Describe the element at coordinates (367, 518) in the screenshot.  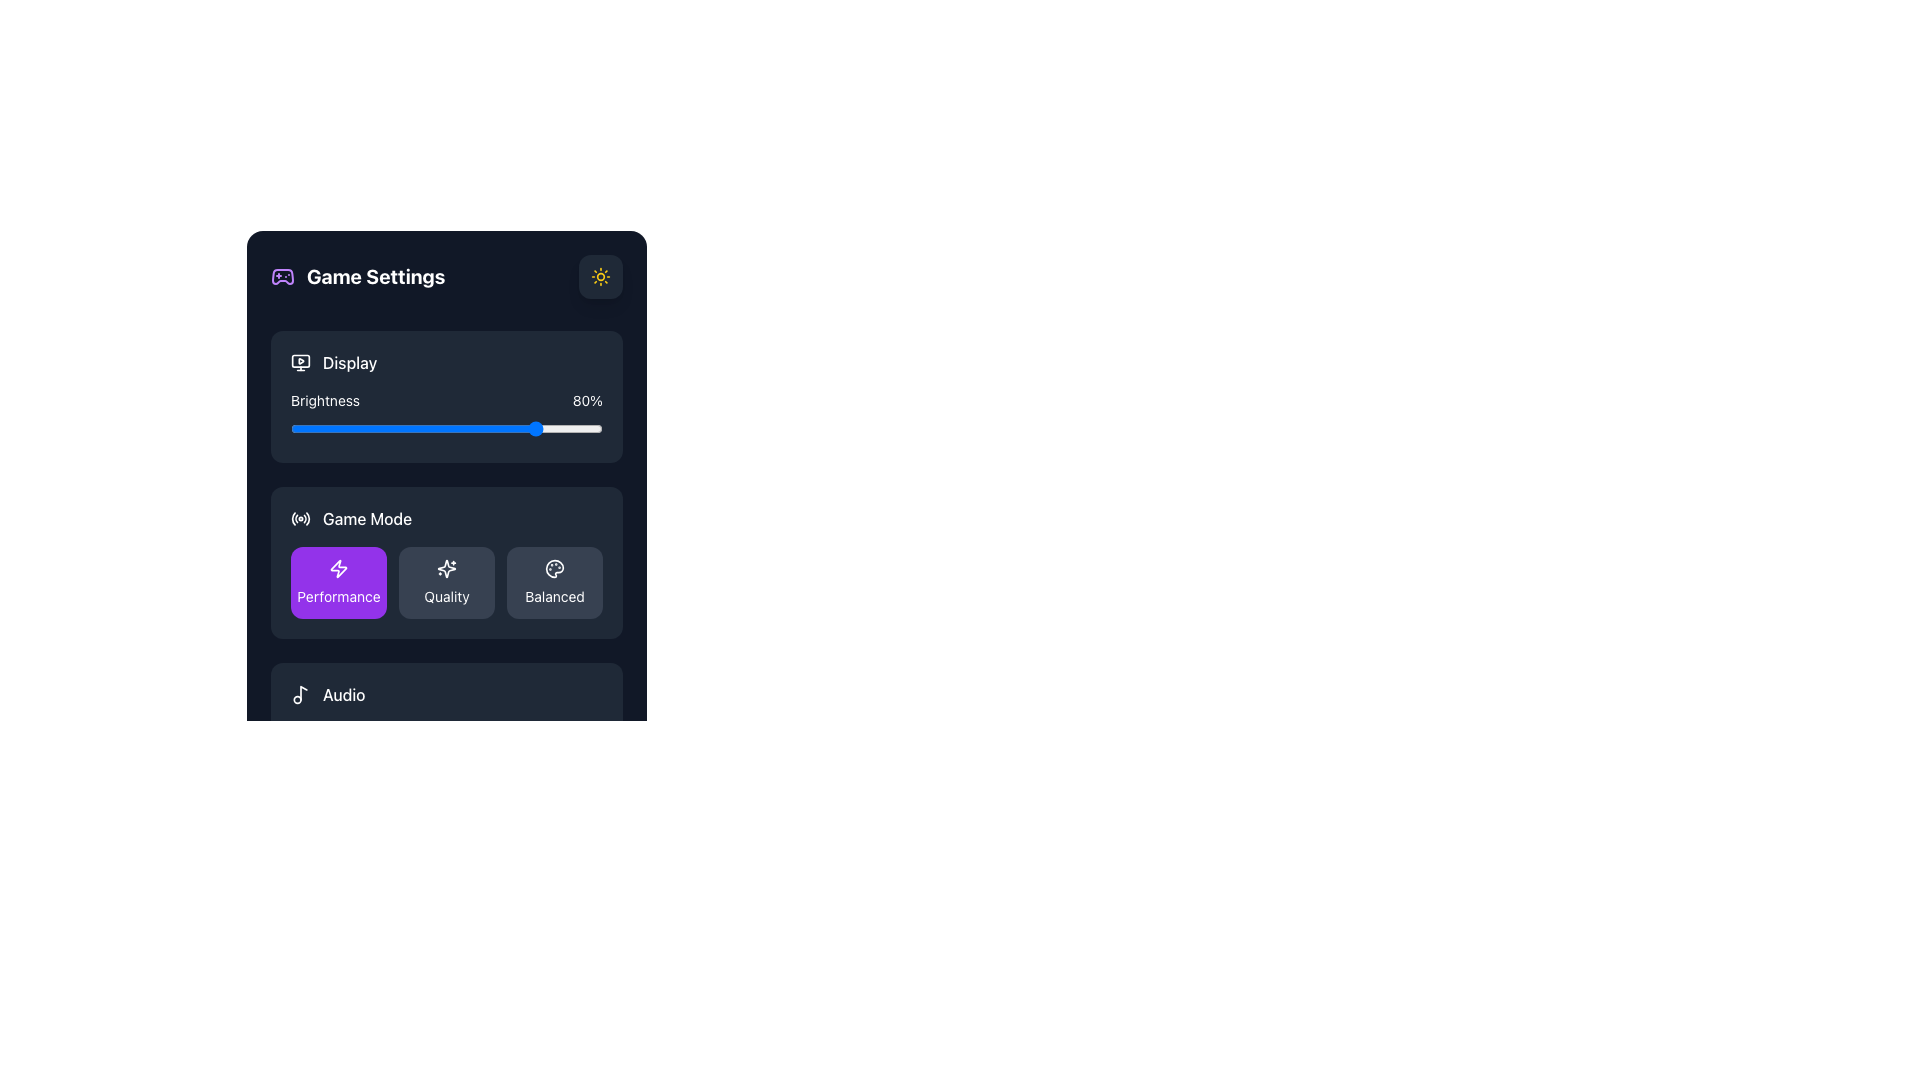
I see `'Game Mode' label text, which is displayed in white on a dark background, located above the selectable modes and to the right of a radio icon` at that location.